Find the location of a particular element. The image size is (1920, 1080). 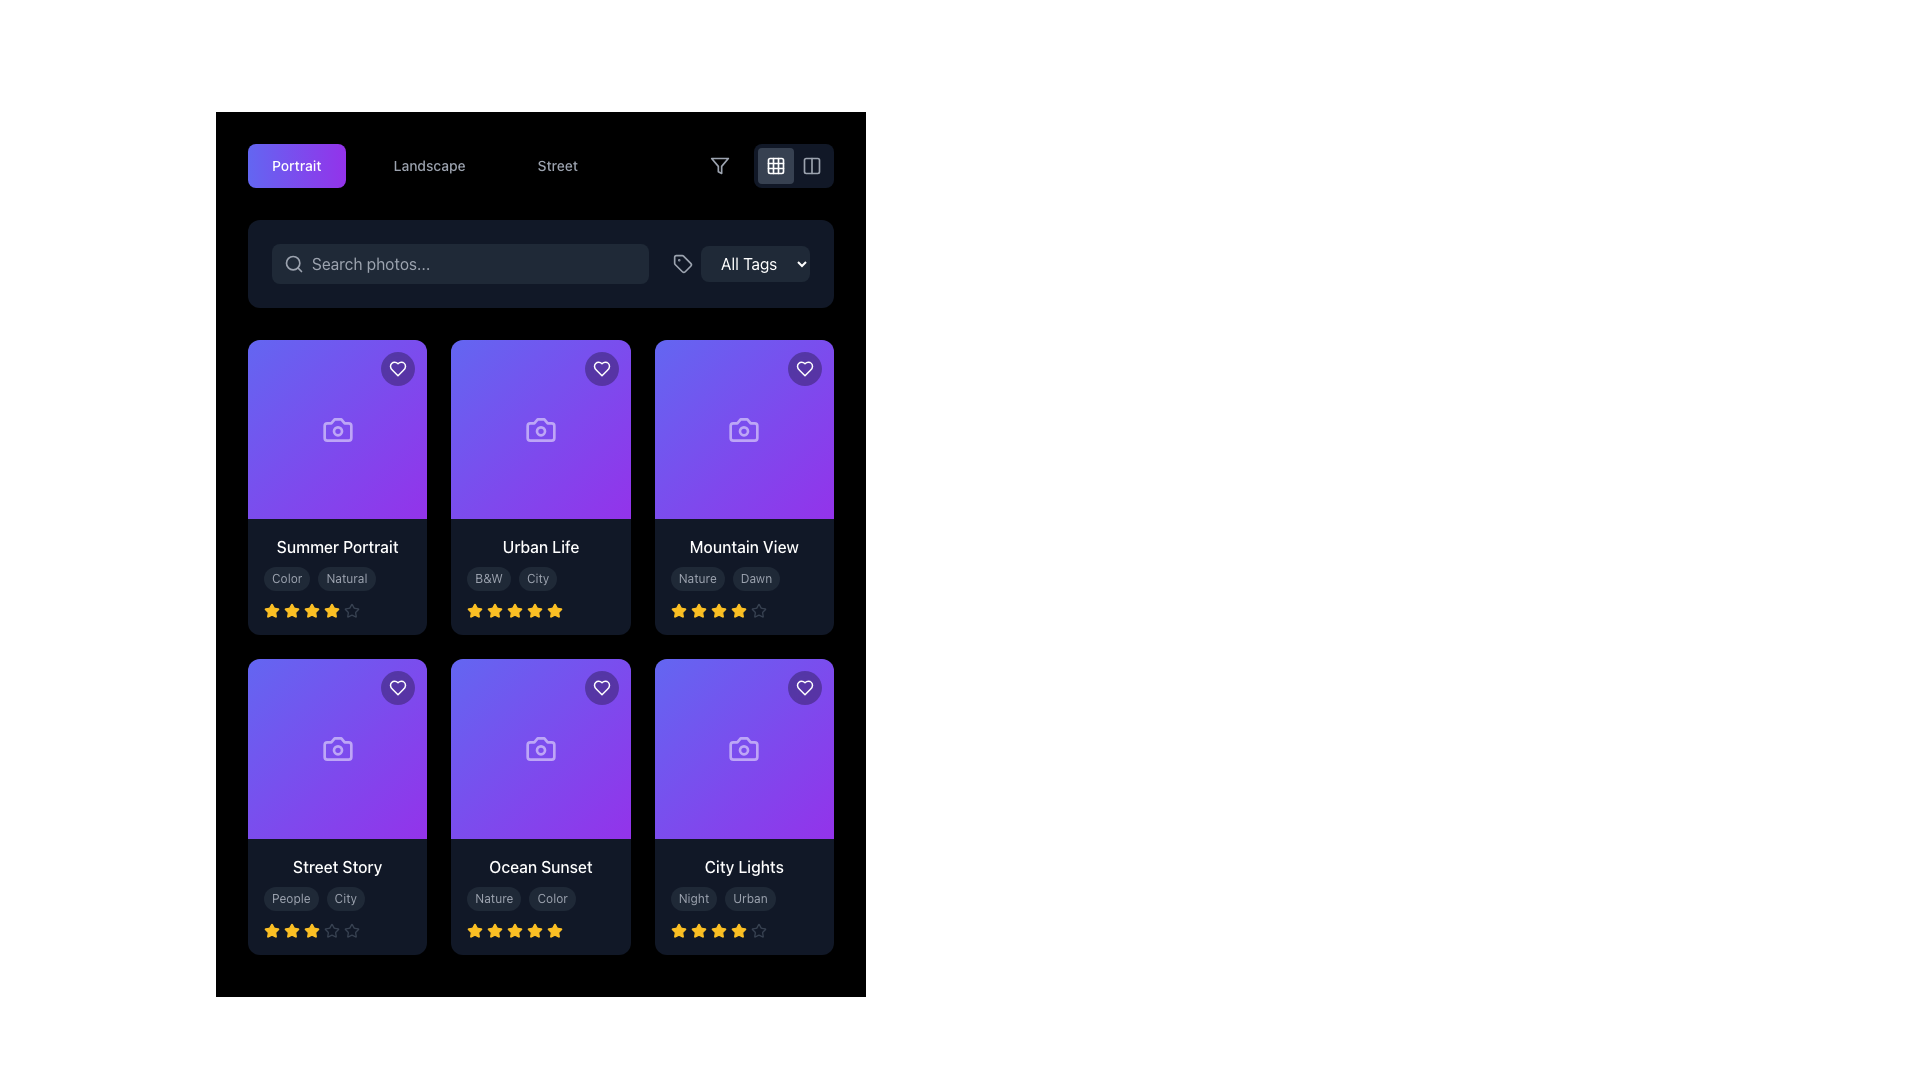

the camera icon on the 'Mountain View' card located in the top-right section of the grid layout is located at coordinates (743, 428).